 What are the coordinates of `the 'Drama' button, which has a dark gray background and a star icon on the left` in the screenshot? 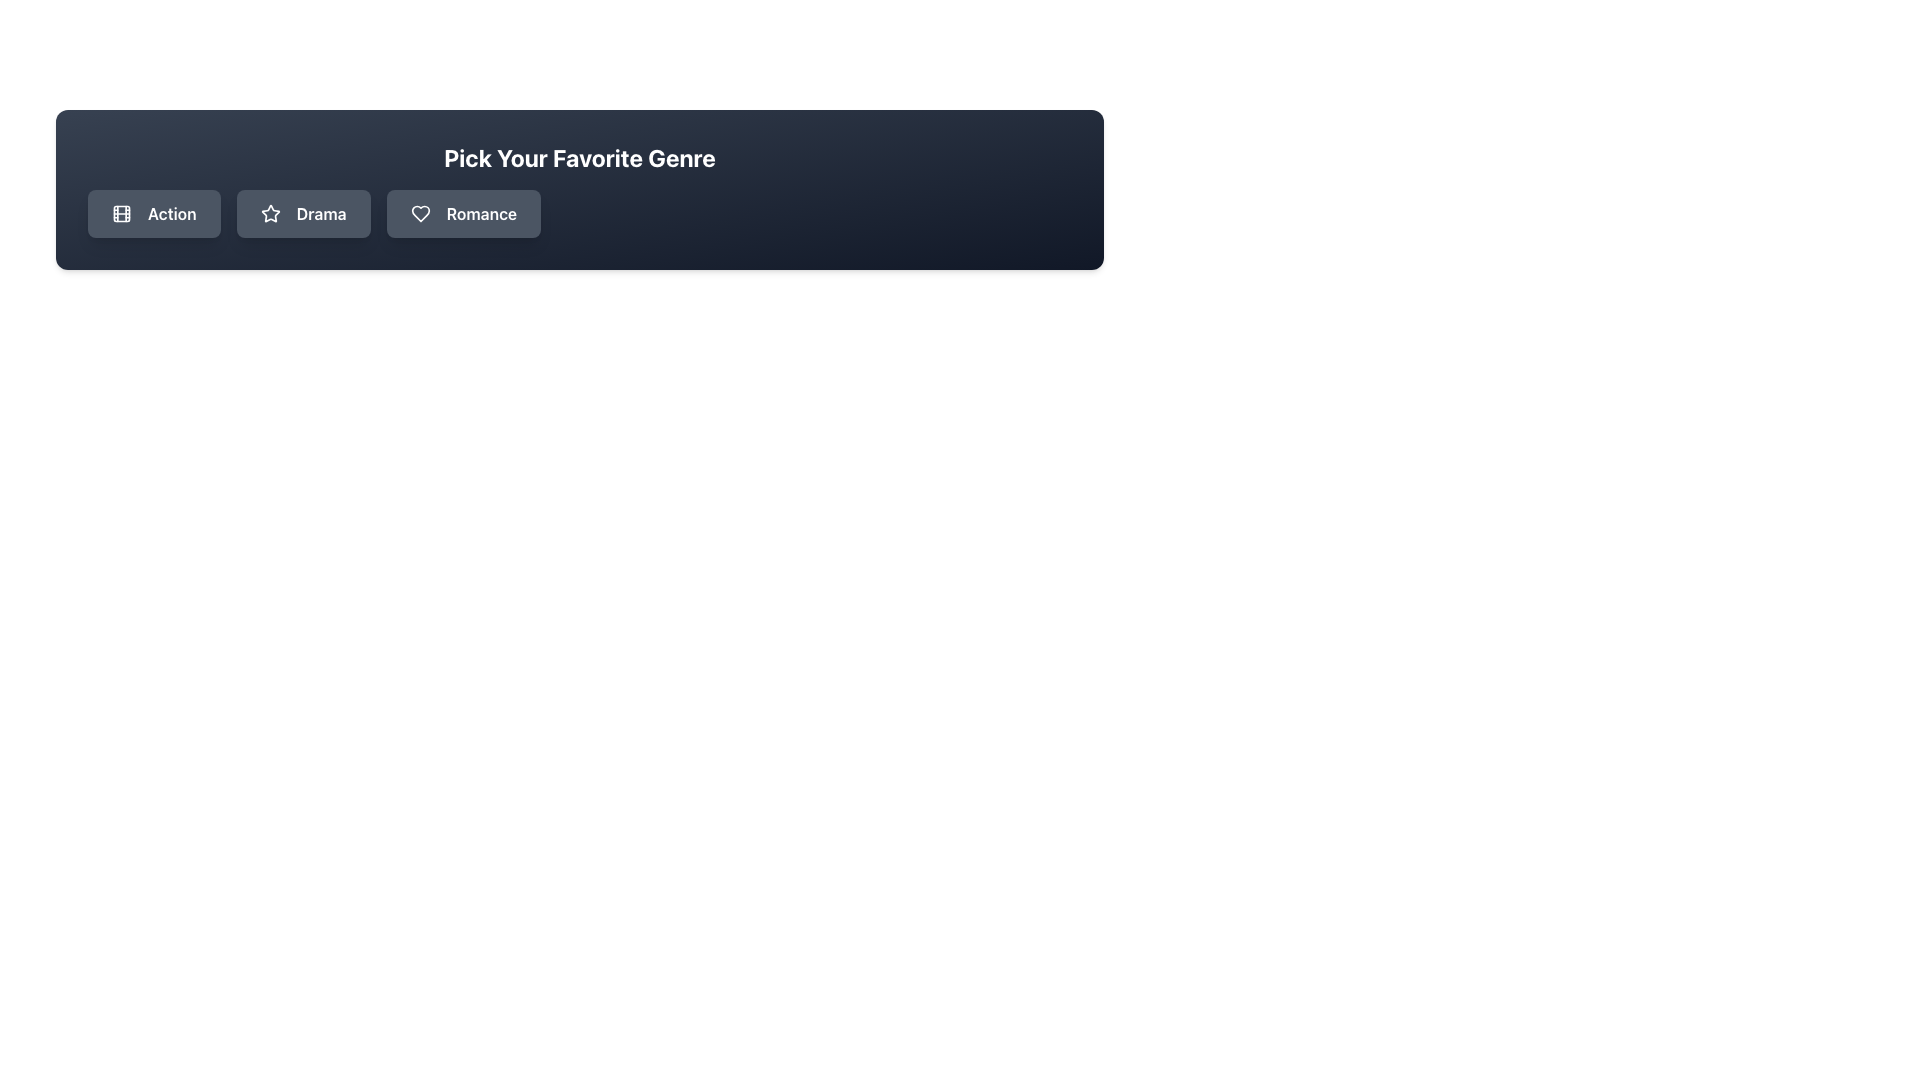 It's located at (302, 213).